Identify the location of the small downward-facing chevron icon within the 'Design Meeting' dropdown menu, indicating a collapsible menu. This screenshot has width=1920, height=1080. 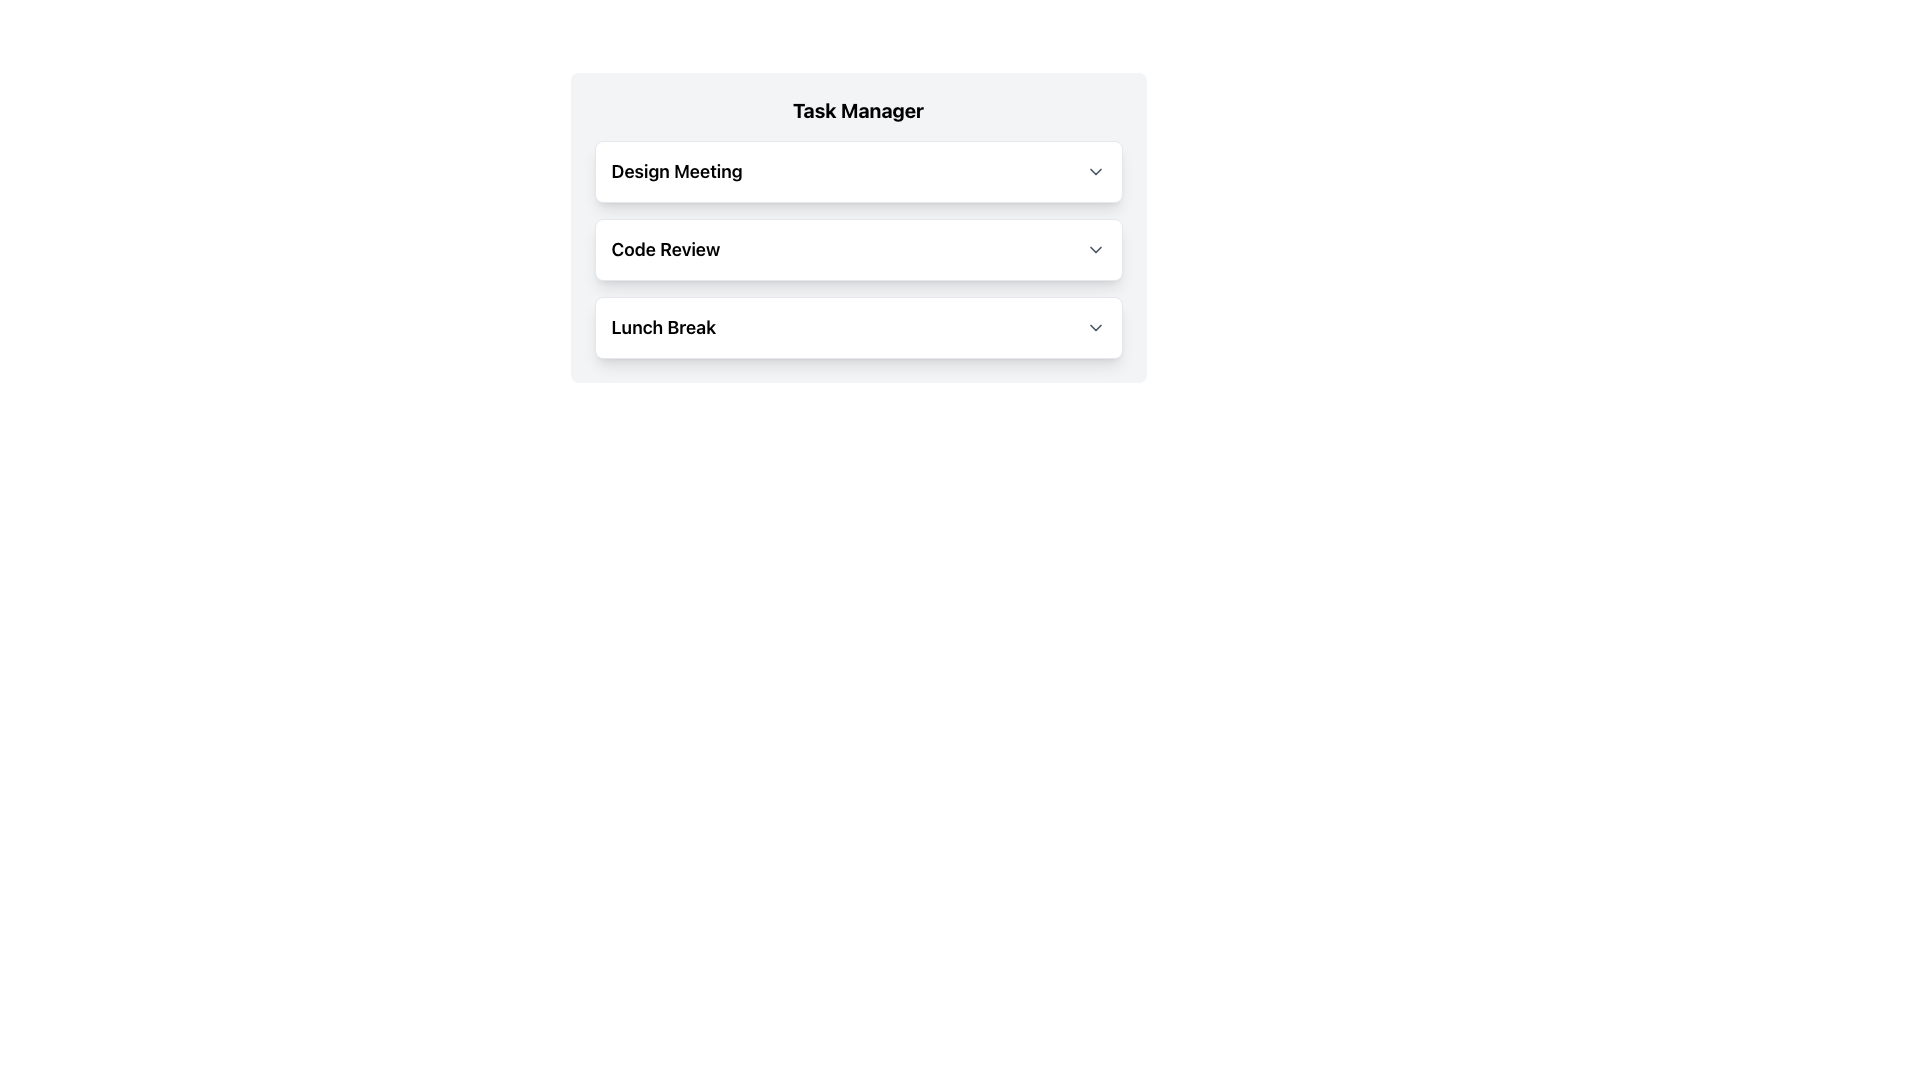
(1094, 171).